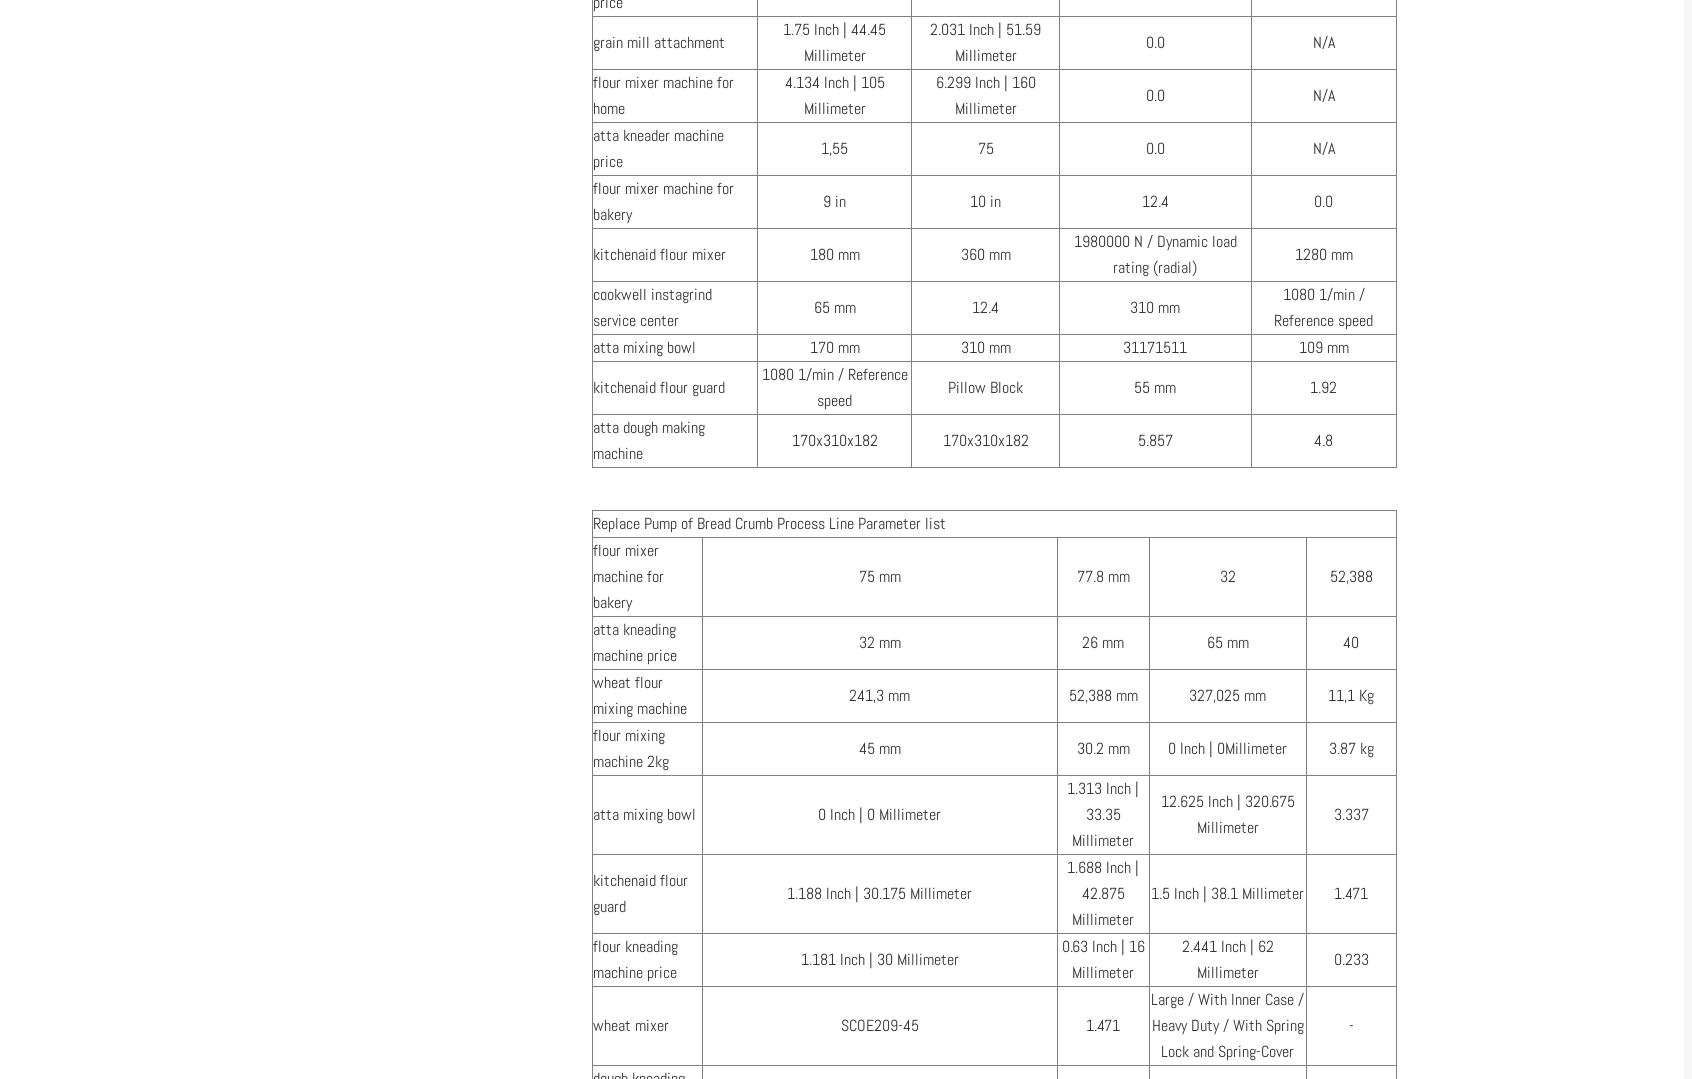 This screenshot has width=1692, height=1079. Describe the element at coordinates (659, 254) in the screenshot. I see `'kitchenaid flour mixer'` at that location.